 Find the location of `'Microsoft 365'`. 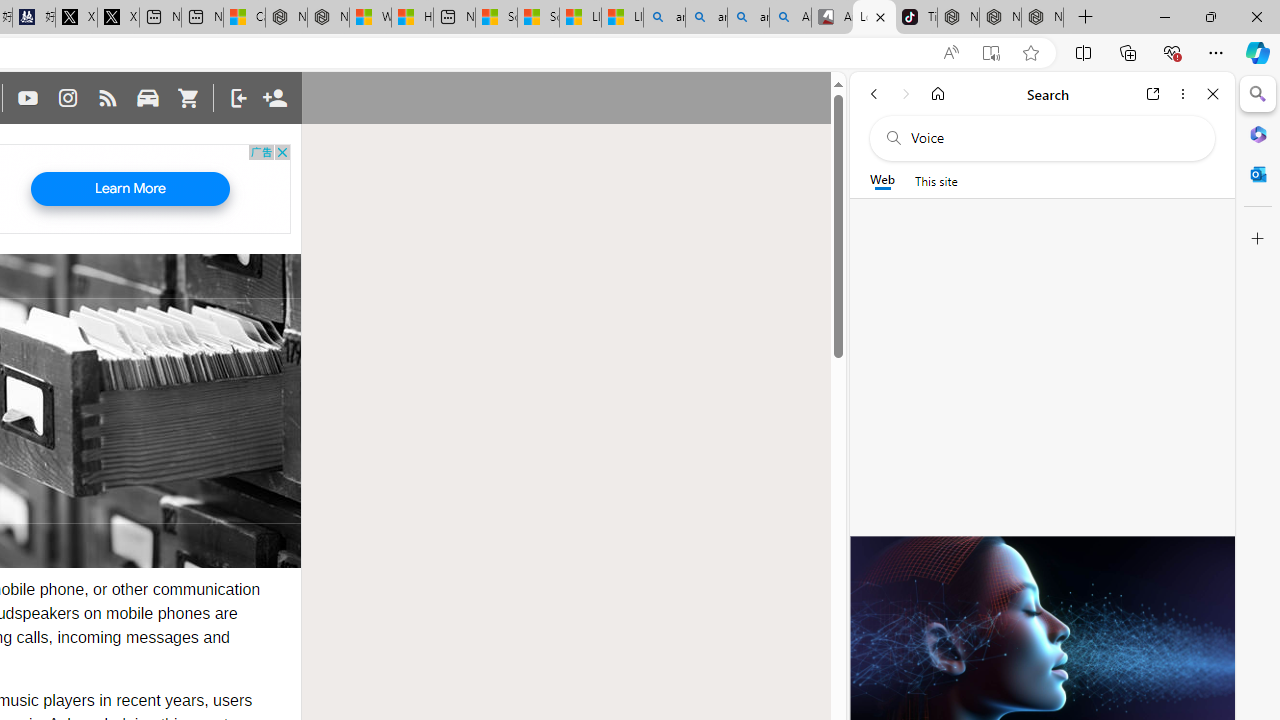

'Microsoft 365' is located at coordinates (1257, 133).